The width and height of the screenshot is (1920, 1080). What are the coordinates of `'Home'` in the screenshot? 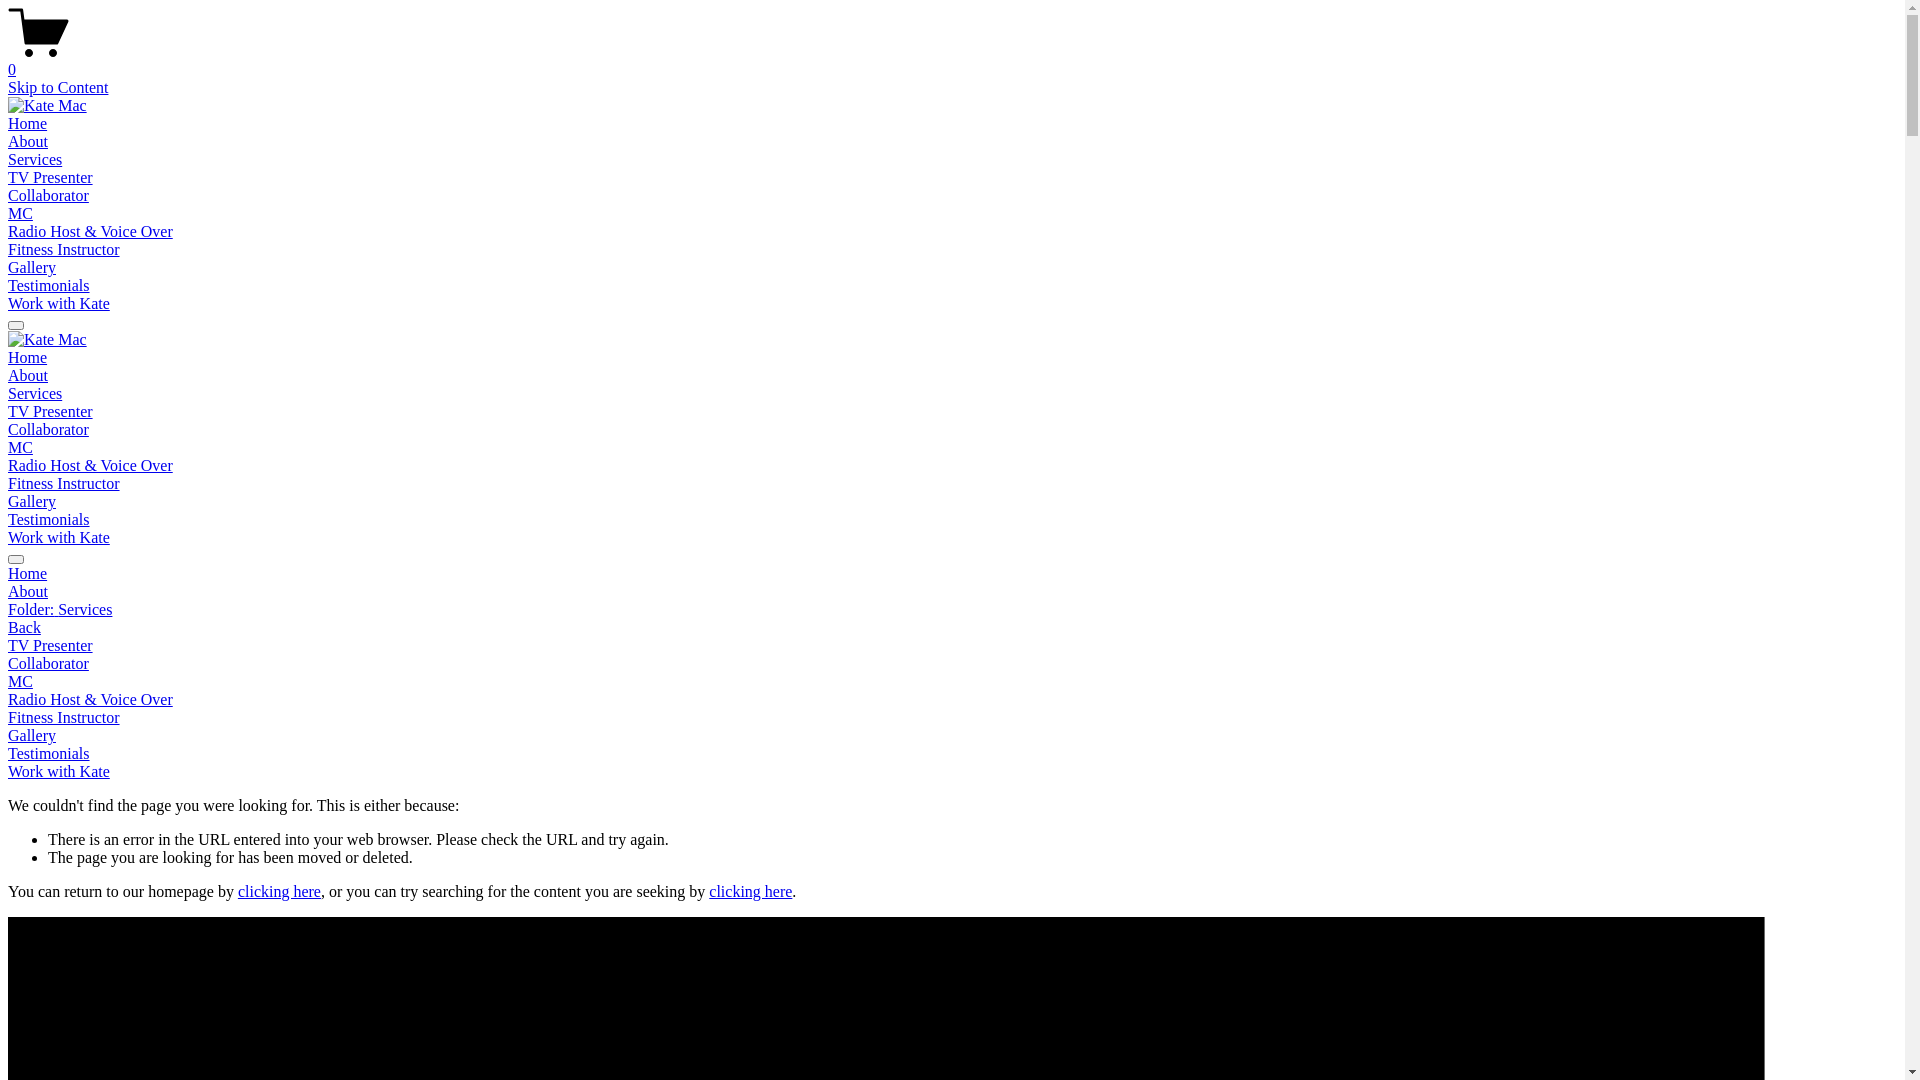 It's located at (8, 123).